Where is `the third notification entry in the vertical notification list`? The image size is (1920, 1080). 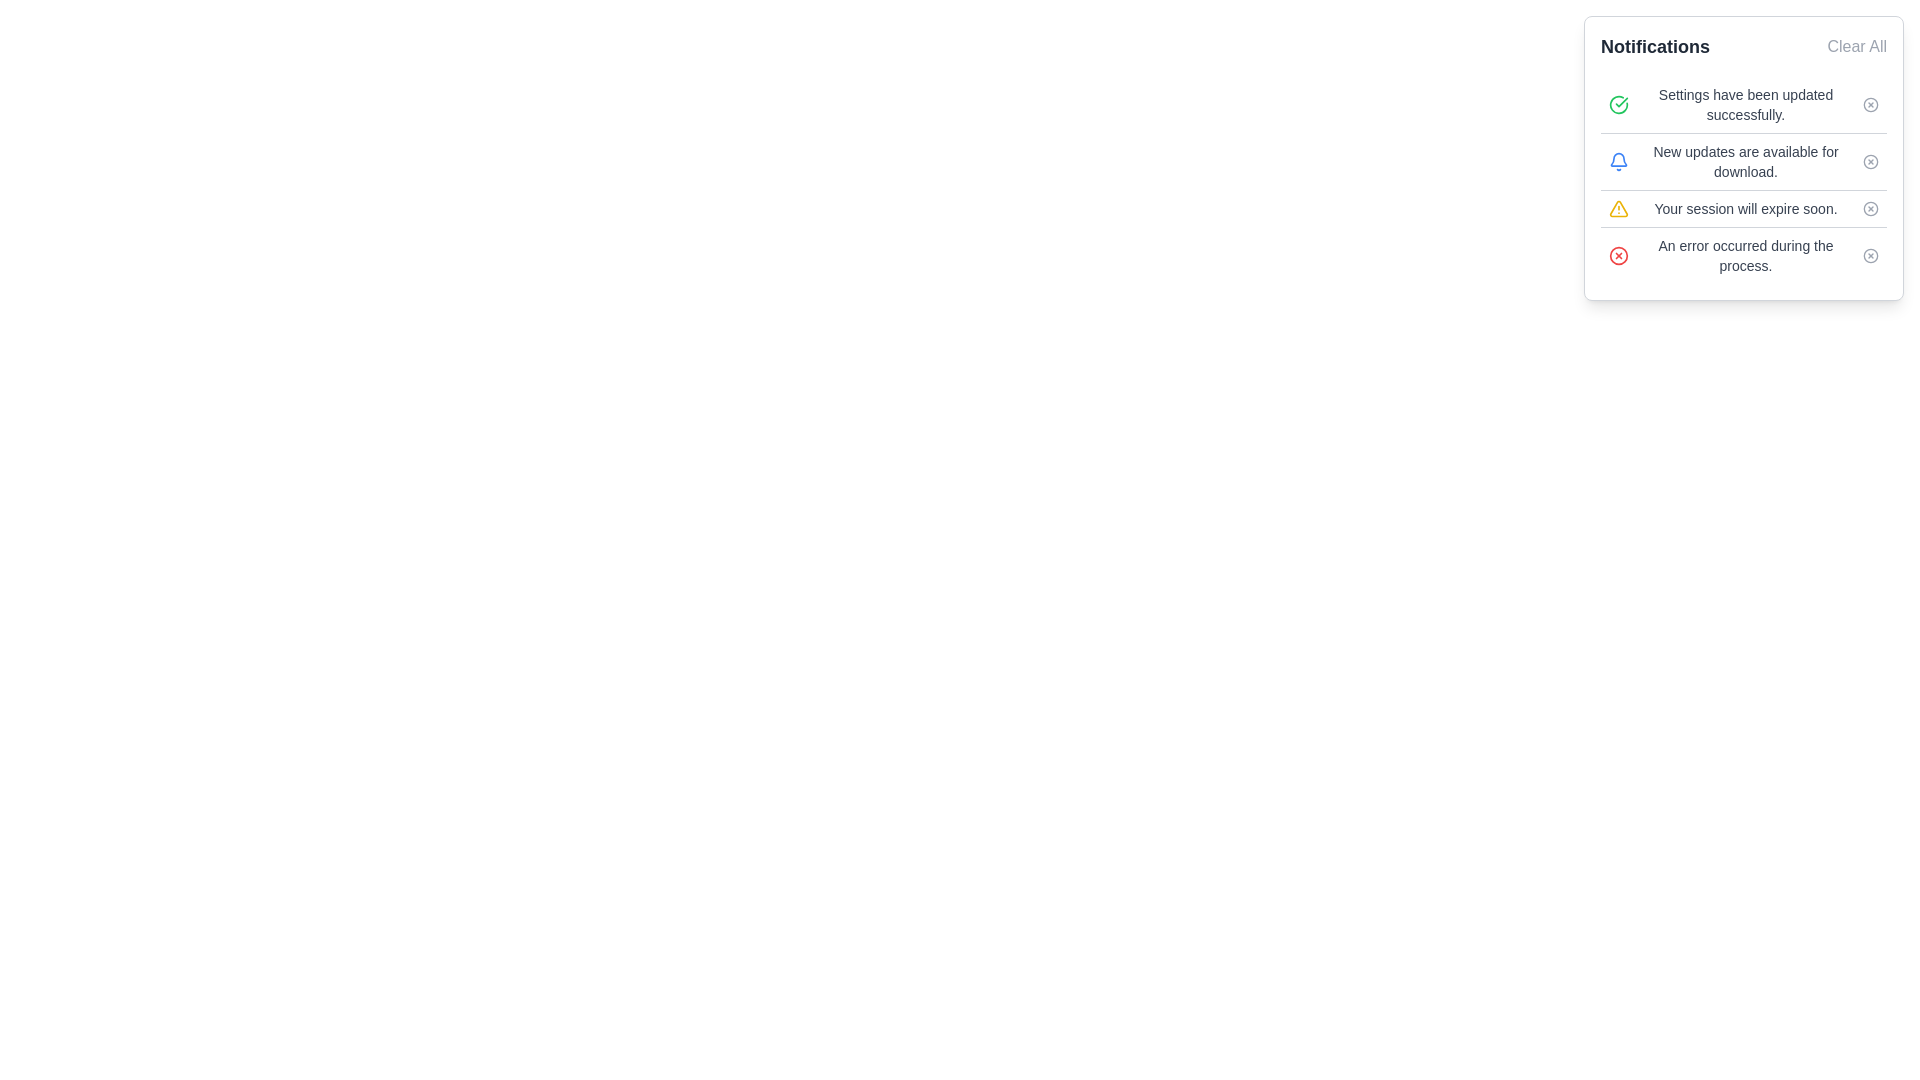 the third notification entry in the vertical notification list is located at coordinates (1742, 208).